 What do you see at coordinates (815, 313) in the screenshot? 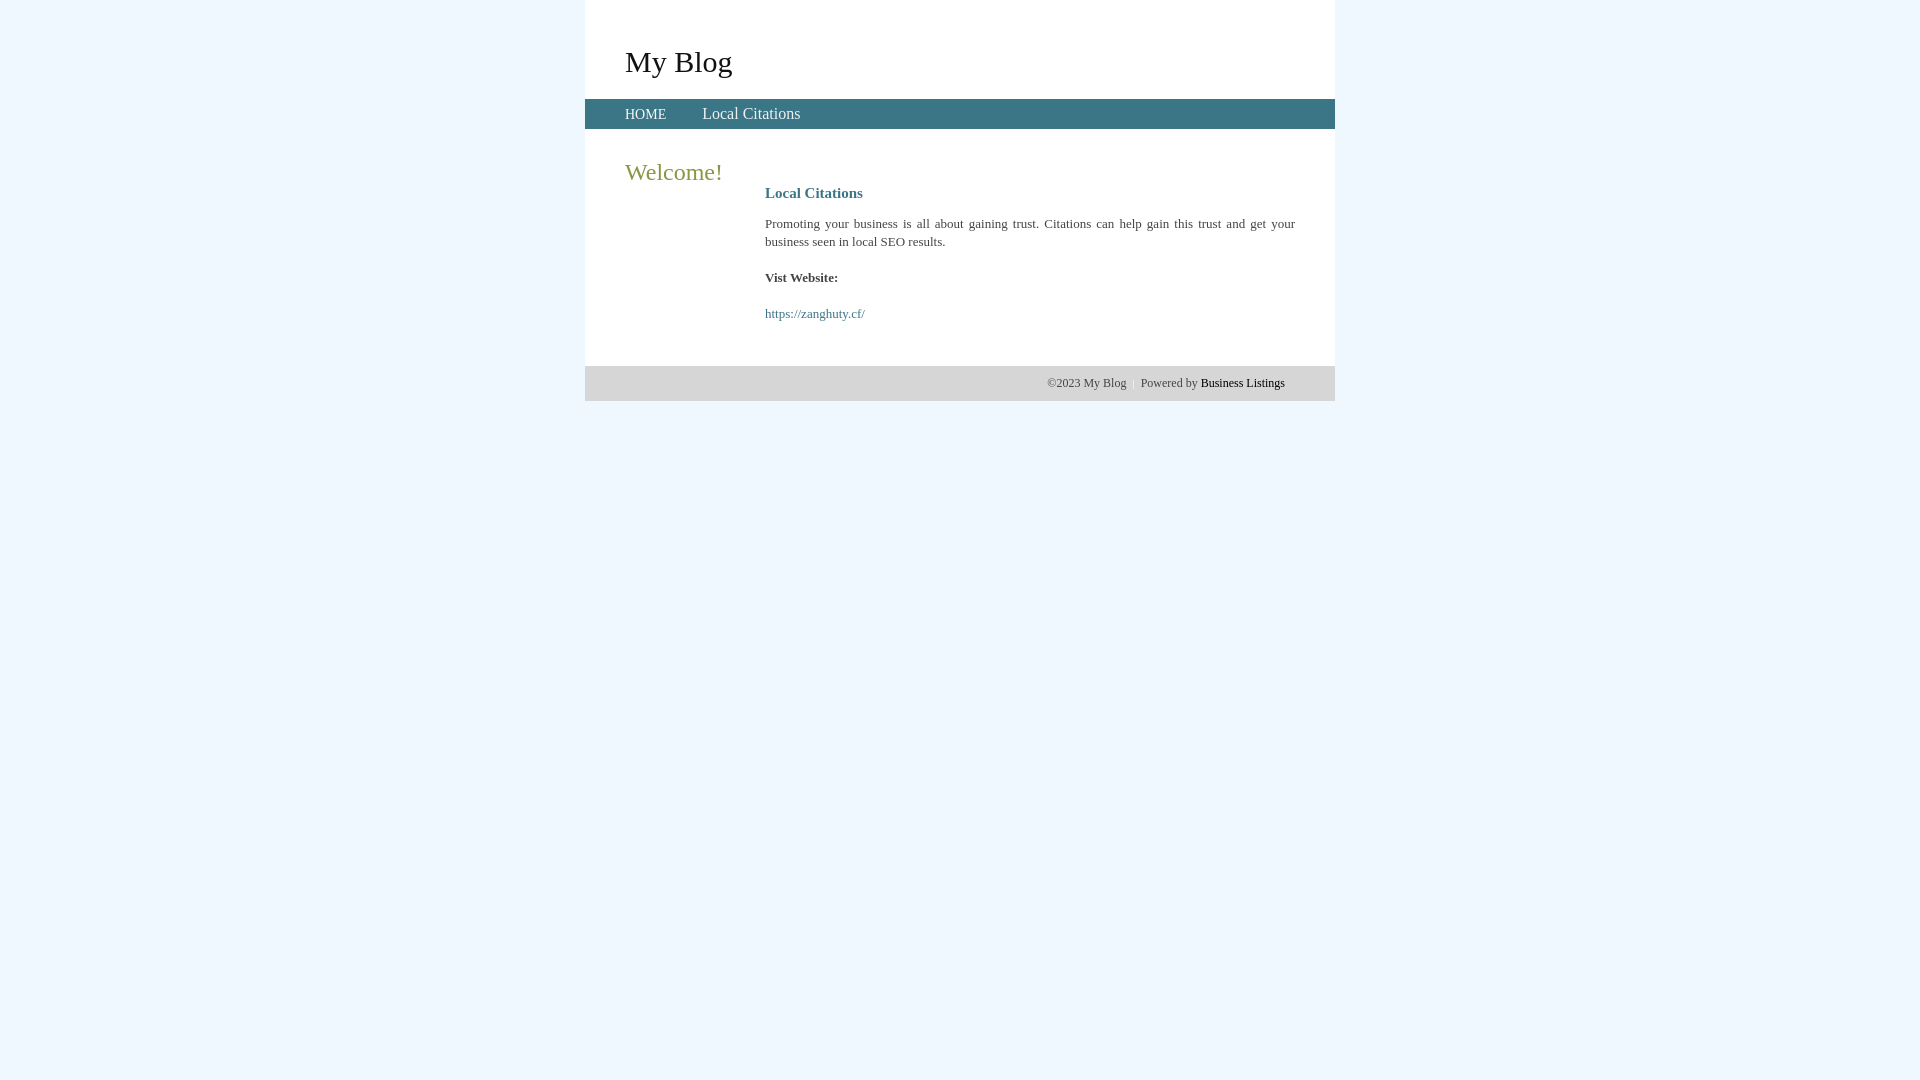
I see `'https://zanghuty.cf/'` at bounding box center [815, 313].